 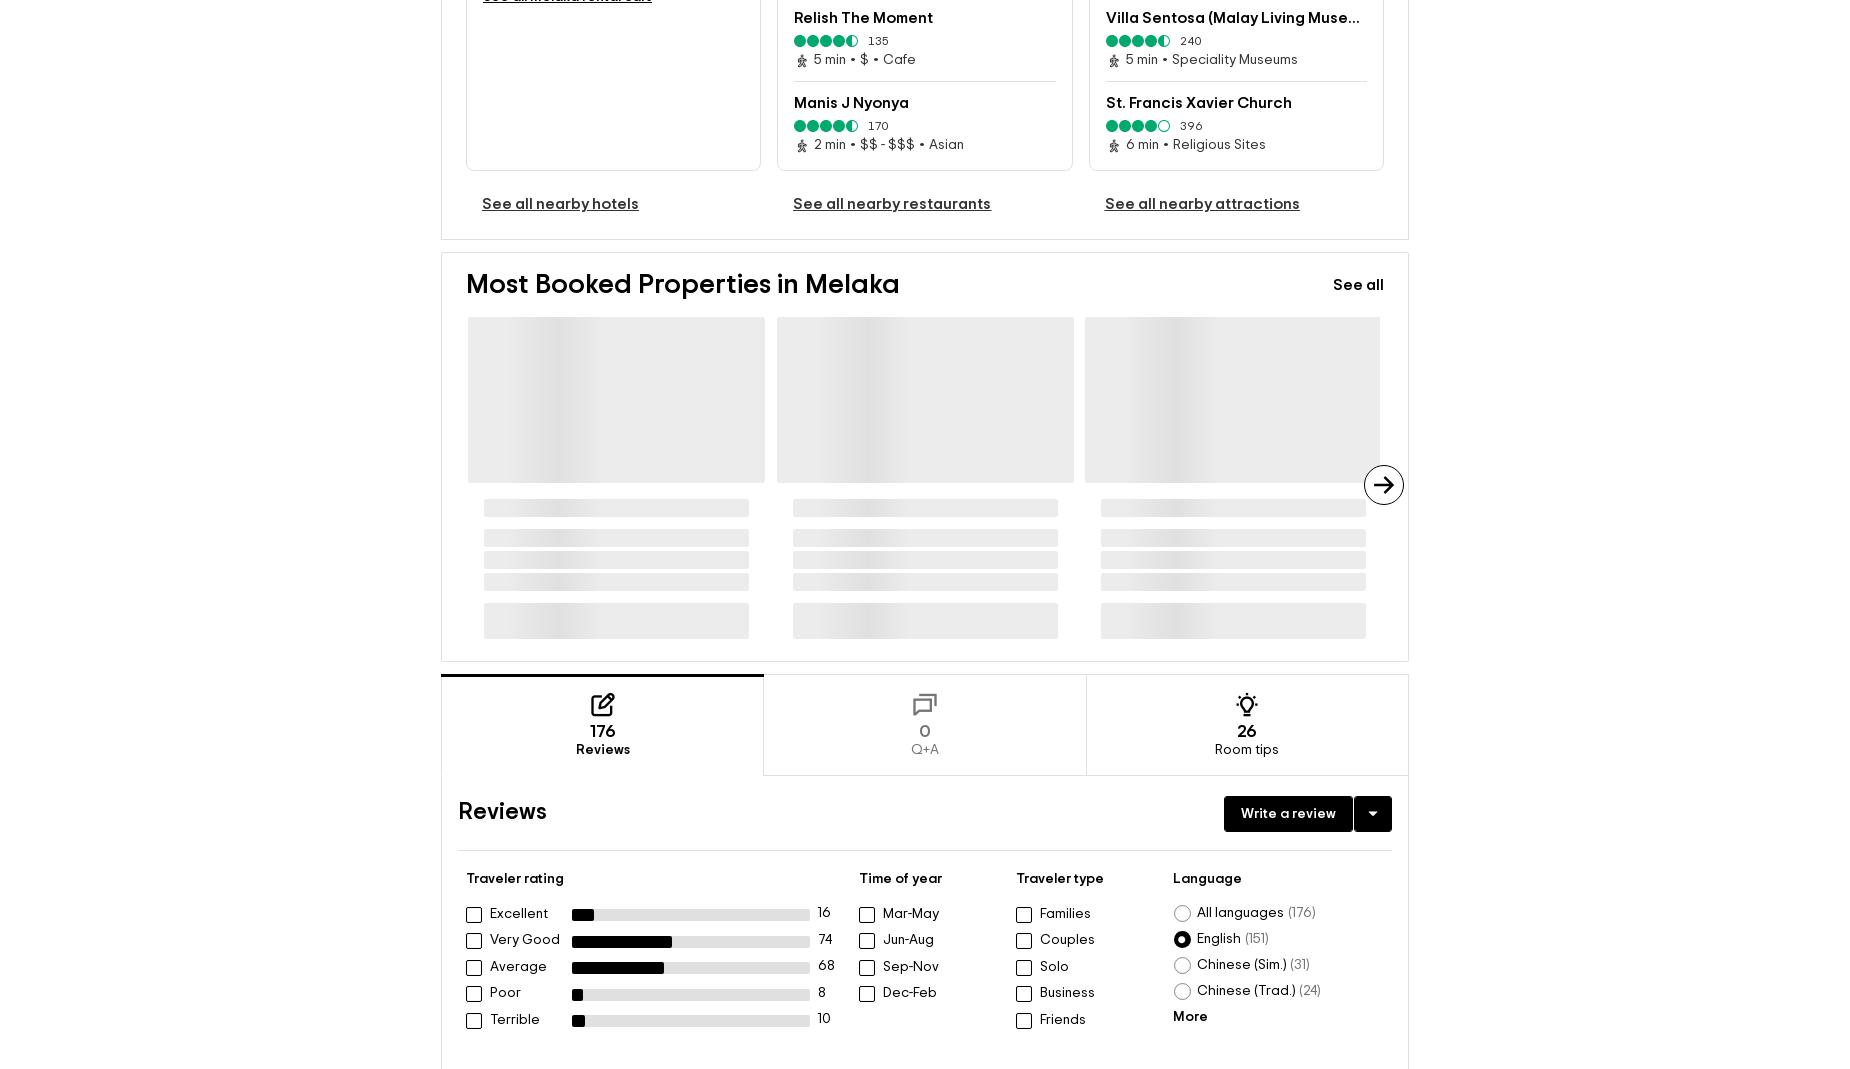 What do you see at coordinates (1195, 938) in the screenshot?
I see `'English'` at bounding box center [1195, 938].